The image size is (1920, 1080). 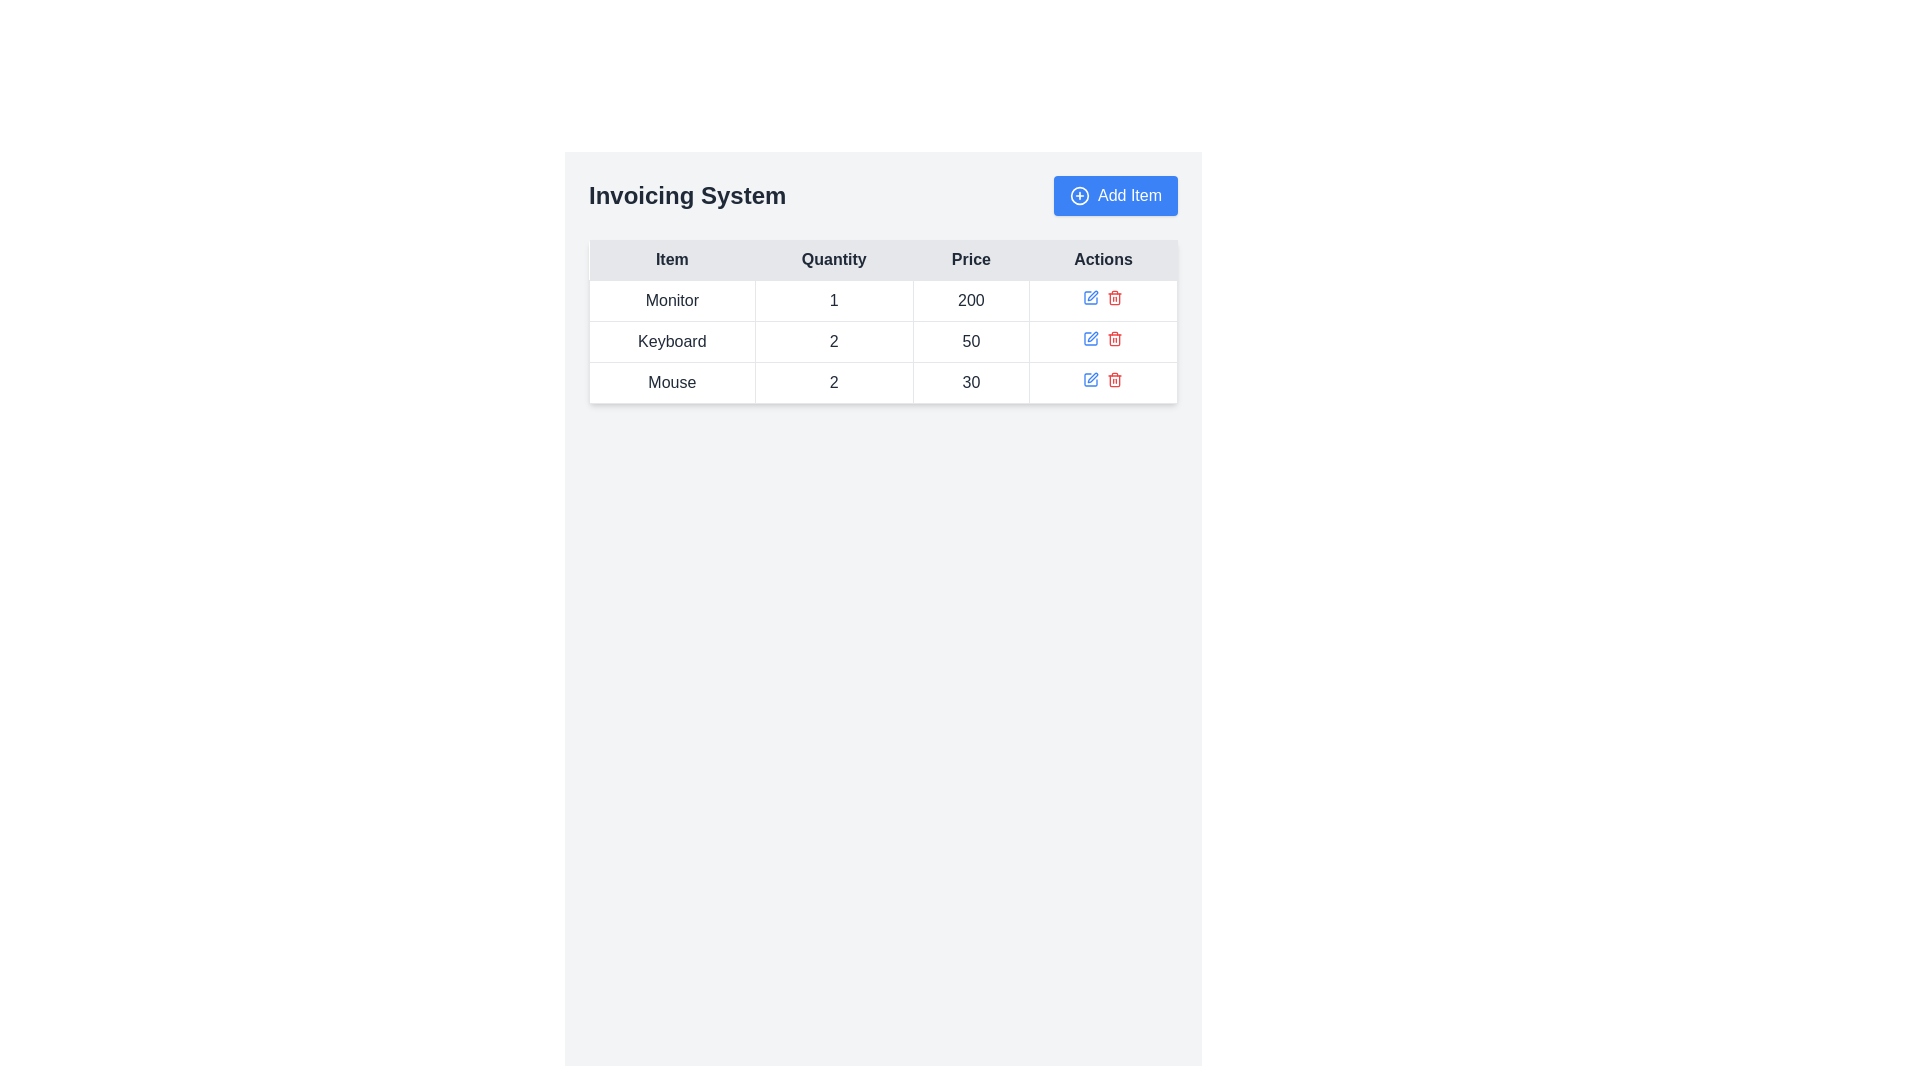 I want to click on the Edit icon, which resembles a square with a pen overlay, located in the 'Actions' column of the last row of the table for the 'Mouse' item, so click(x=1090, y=380).